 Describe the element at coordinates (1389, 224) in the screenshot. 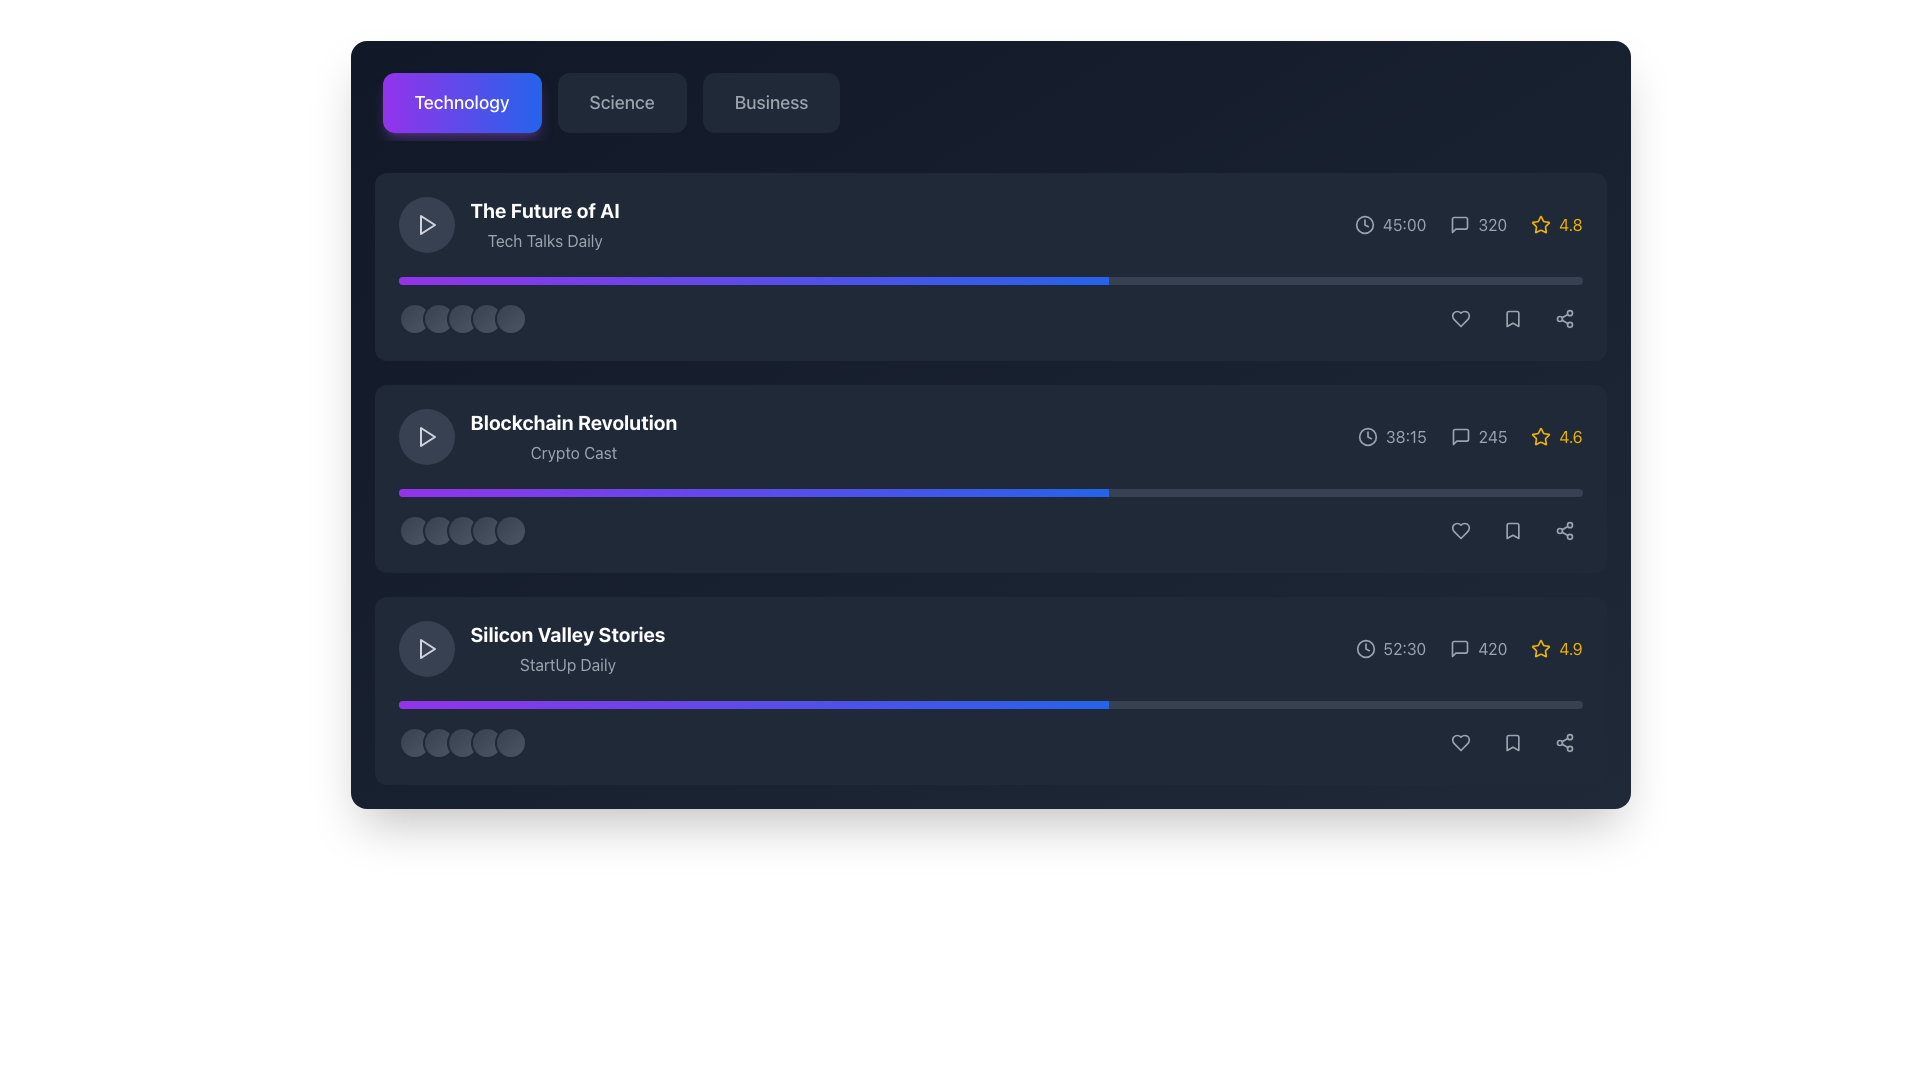

I see `the icon with text that indicates the duration of the content associated with the card titled 'The Future of AI', located in the top-right section of the card` at that location.